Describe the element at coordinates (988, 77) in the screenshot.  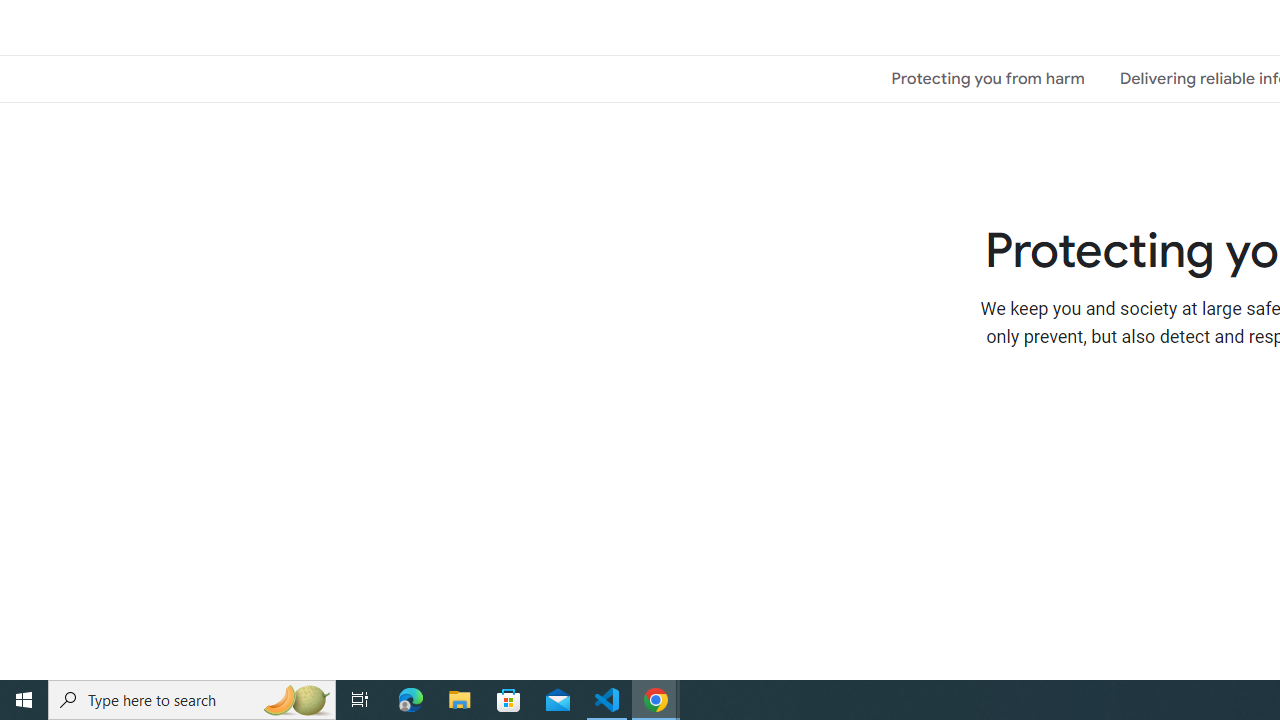
I see `'Protecting you from harm'` at that location.